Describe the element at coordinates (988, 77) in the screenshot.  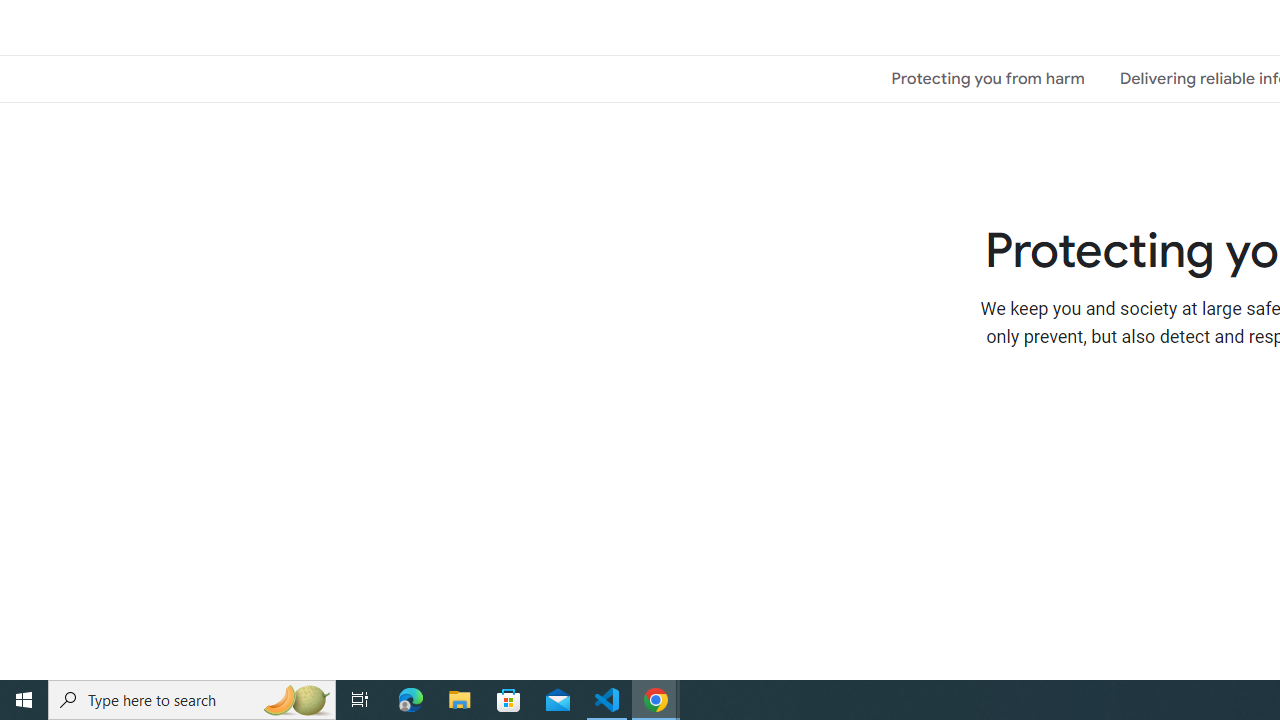
I see `'Protecting you from harm'` at that location.